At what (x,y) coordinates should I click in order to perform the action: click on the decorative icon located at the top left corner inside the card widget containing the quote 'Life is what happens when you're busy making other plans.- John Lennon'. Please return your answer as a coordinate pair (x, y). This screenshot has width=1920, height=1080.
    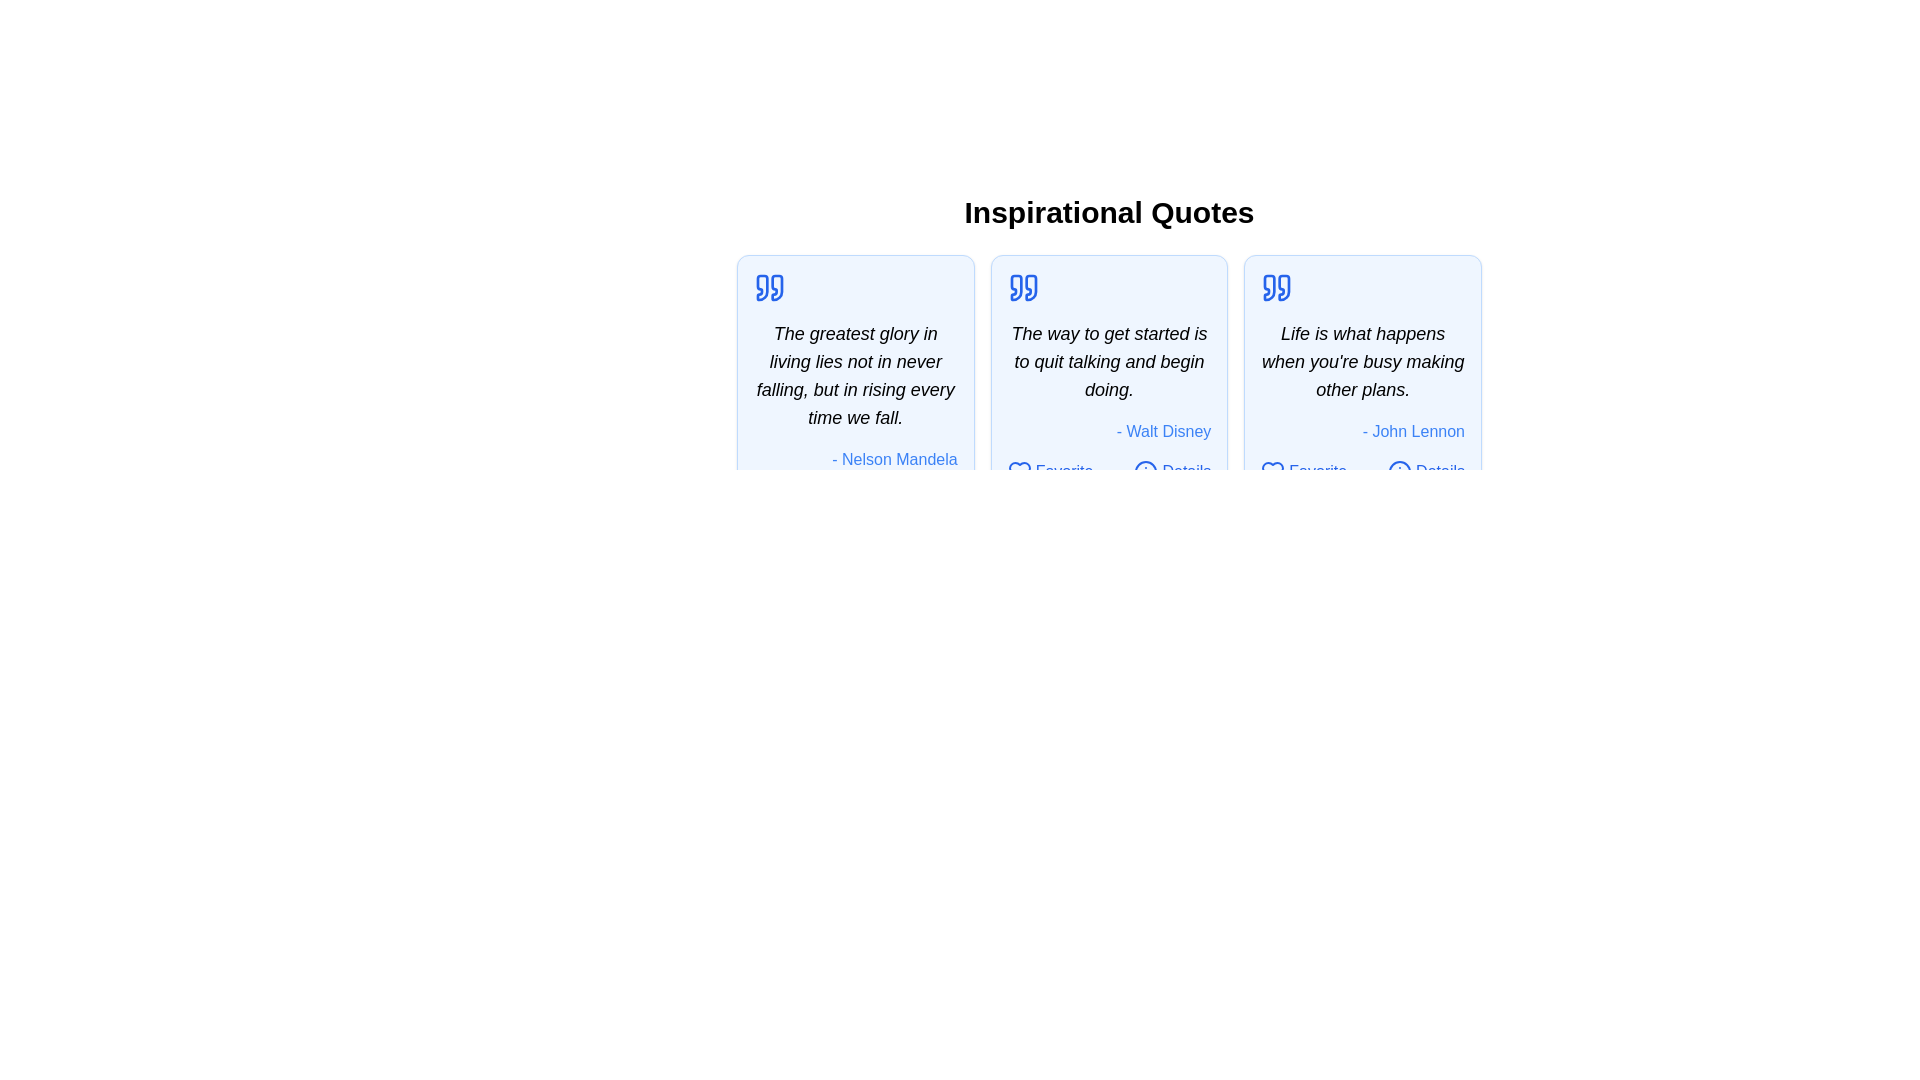
    Looking at the image, I should click on (1276, 288).